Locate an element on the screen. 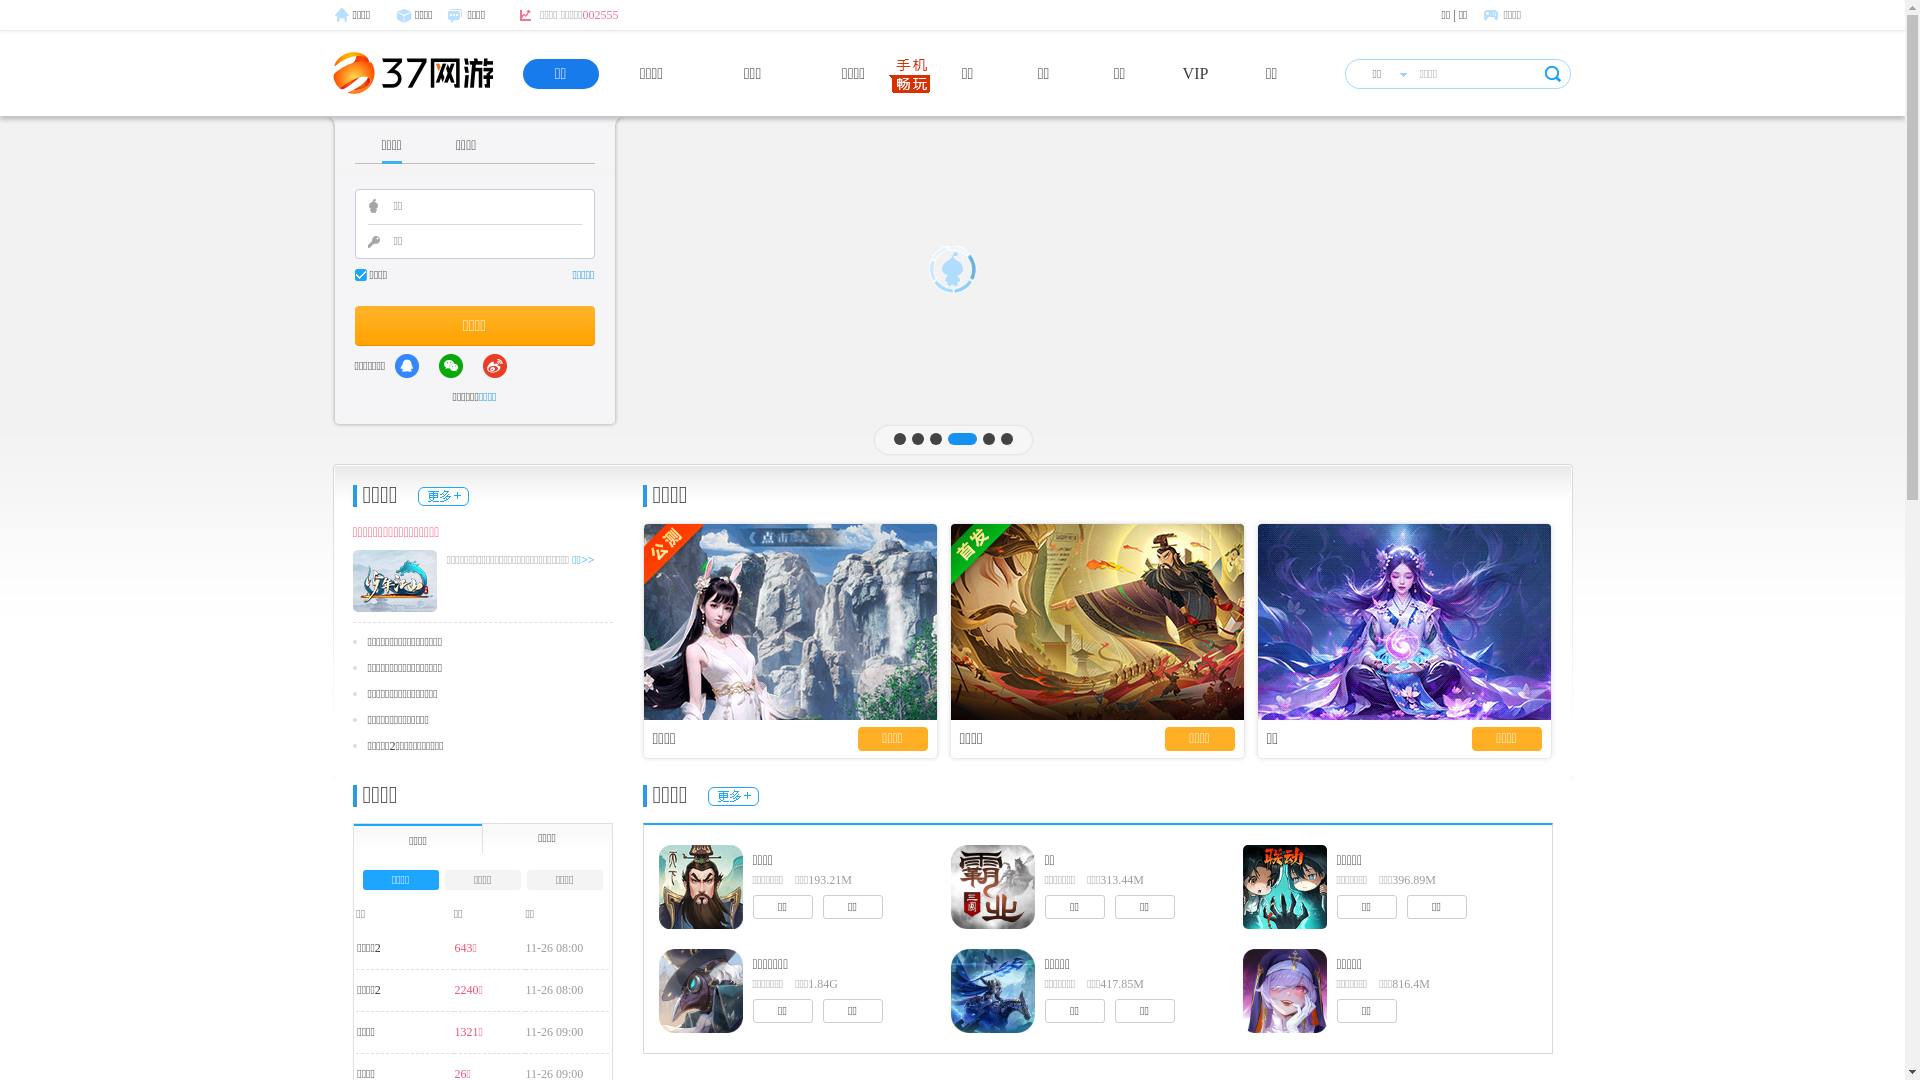  'QQ' is located at coordinates (406, 366).